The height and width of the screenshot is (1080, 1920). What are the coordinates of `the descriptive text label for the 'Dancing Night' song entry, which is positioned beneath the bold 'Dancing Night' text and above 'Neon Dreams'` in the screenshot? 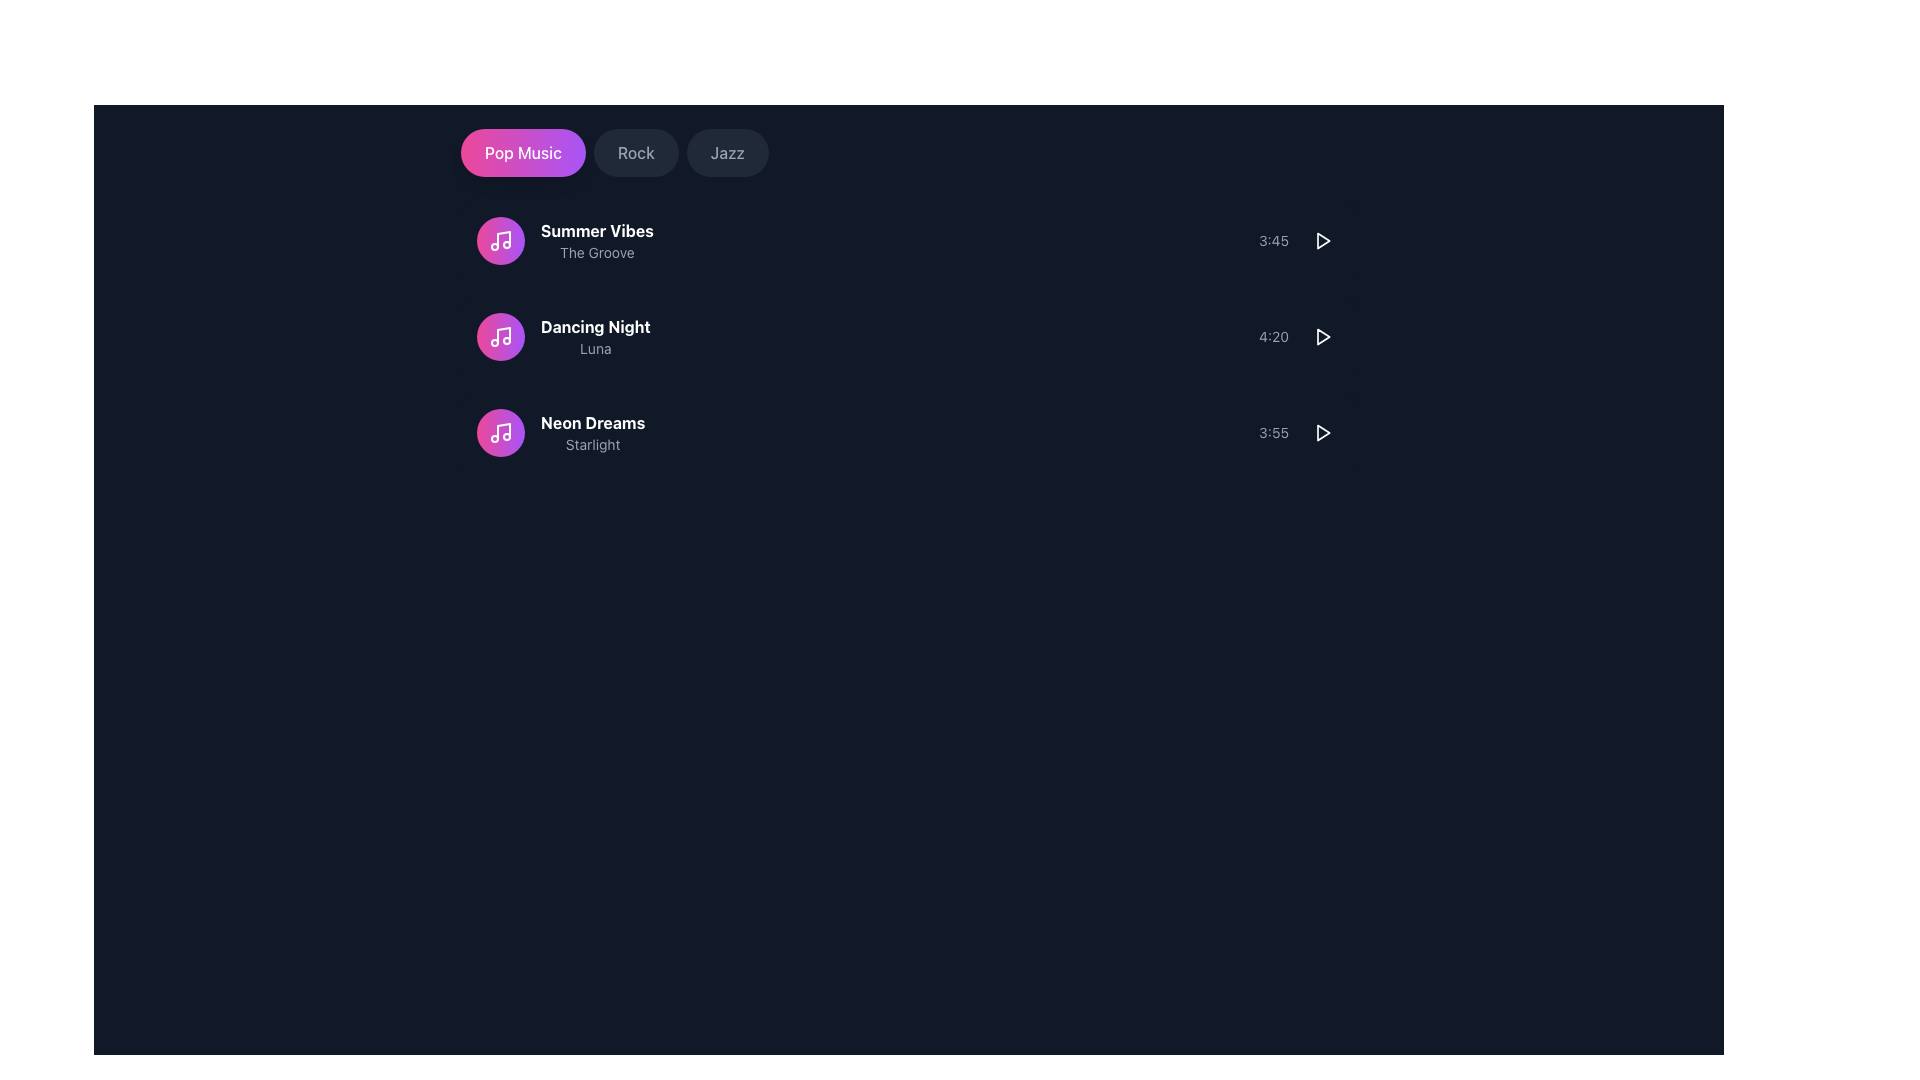 It's located at (594, 347).